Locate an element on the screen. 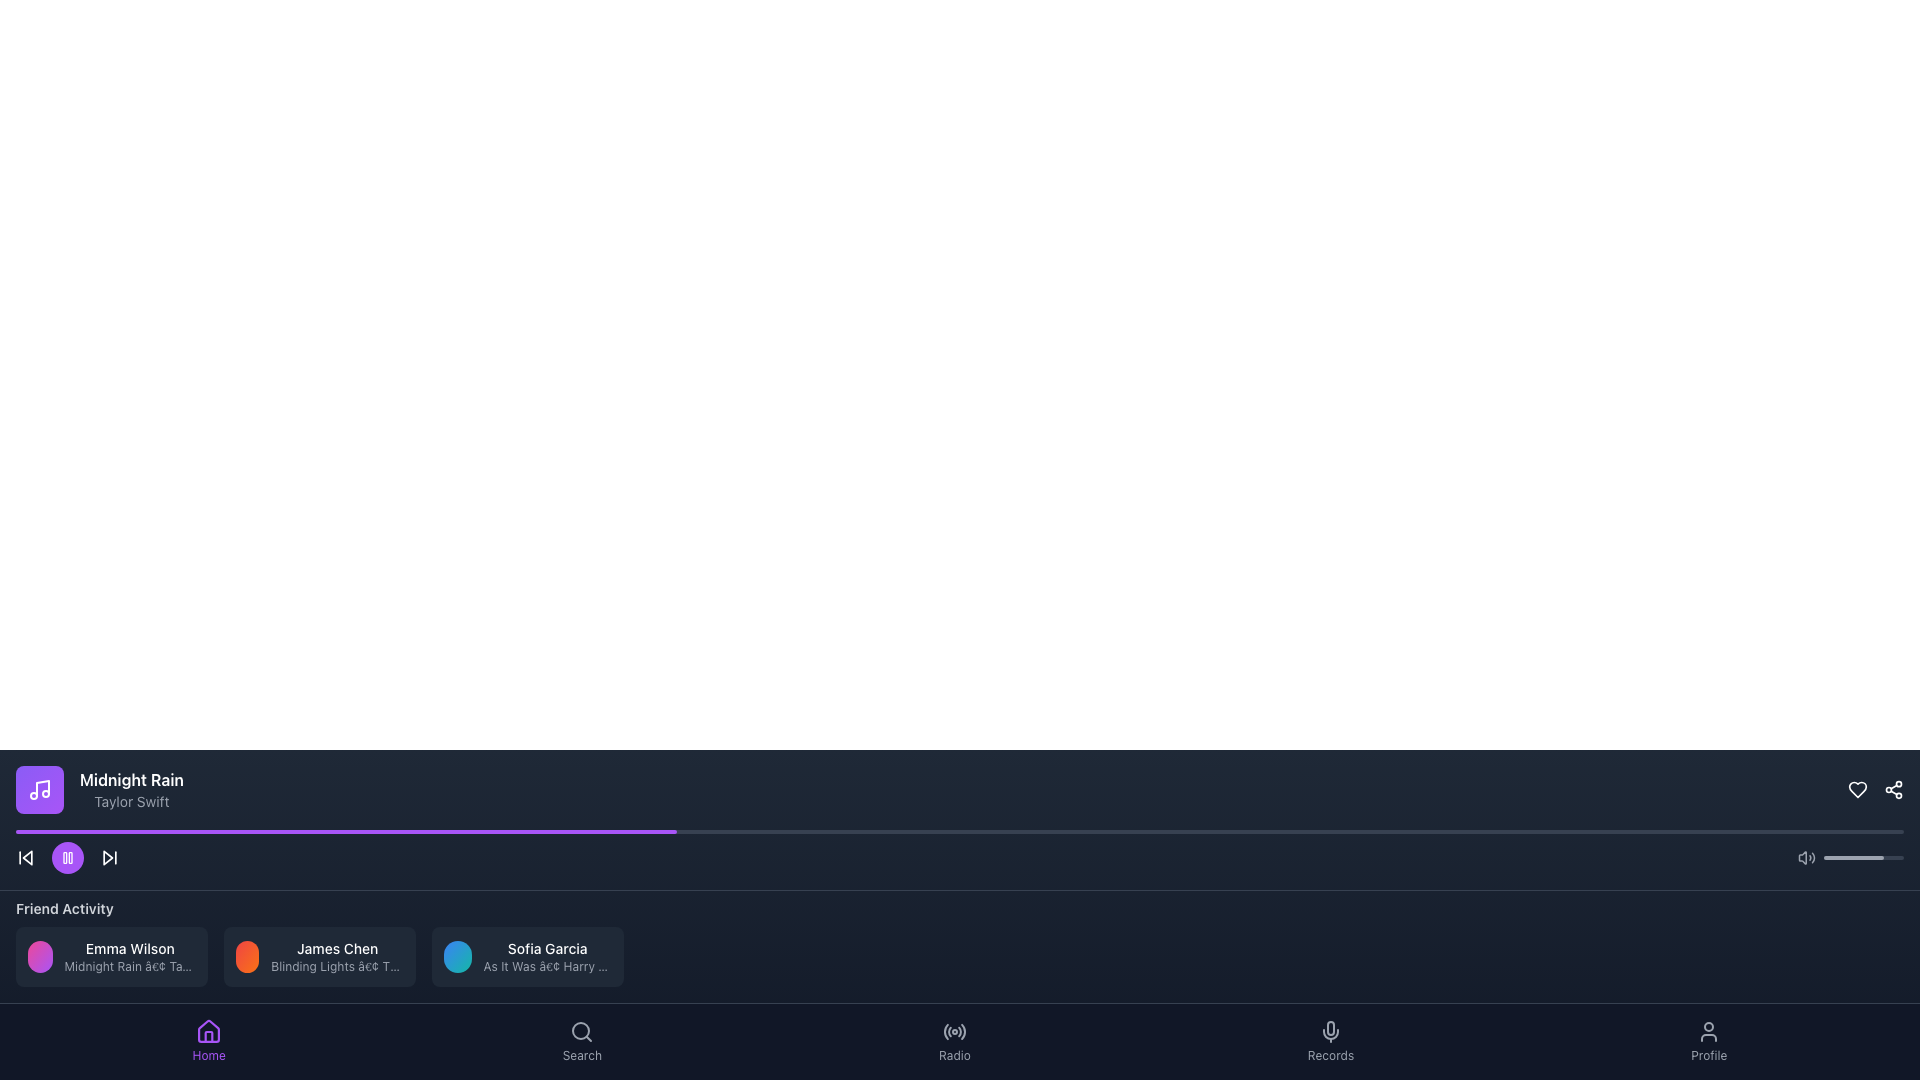  the progress bar of the Media control bar located at the bottom-center of the interface to change the playback position is located at coordinates (960, 852).